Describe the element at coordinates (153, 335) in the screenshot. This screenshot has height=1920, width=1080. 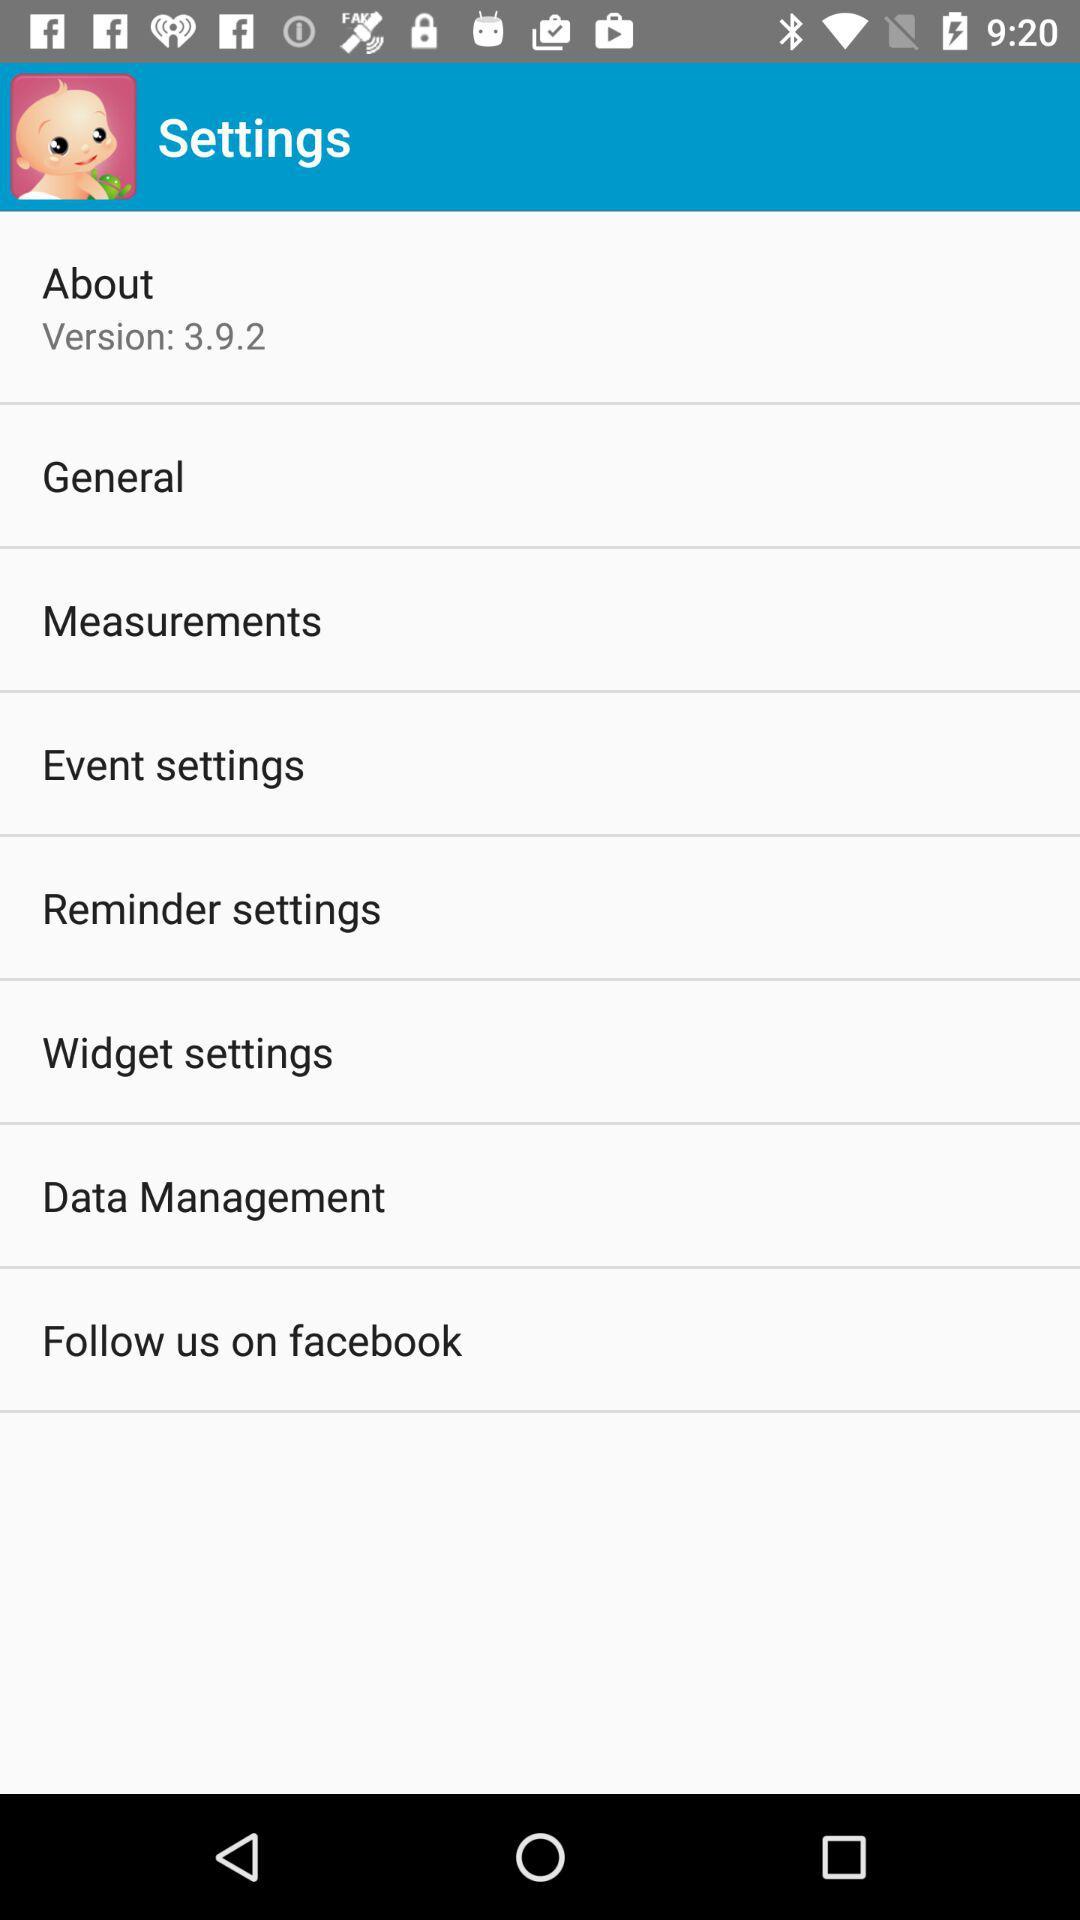
I see `version 3 9` at that location.